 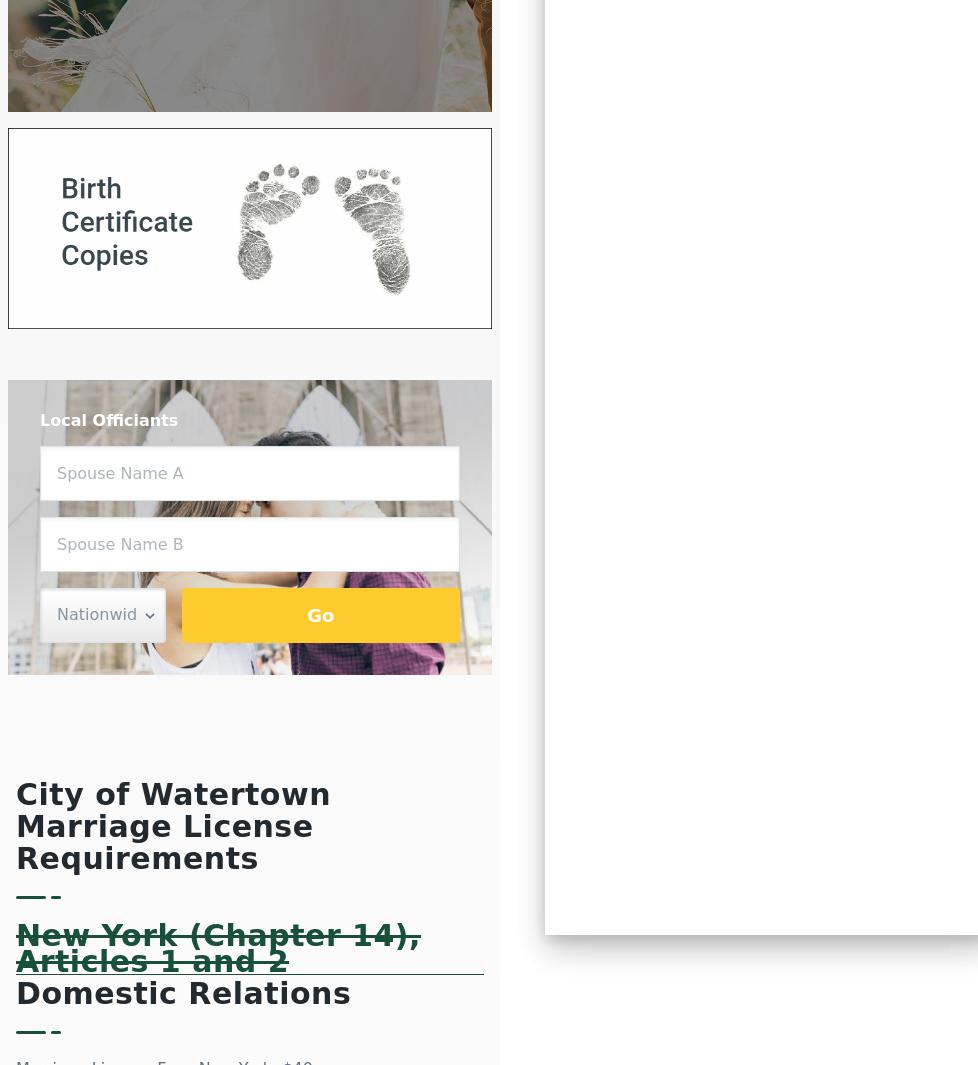 What do you see at coordinates (655, 279) in the screenshot?
I see `'New Mexico'` at bounding box center [655, 279].